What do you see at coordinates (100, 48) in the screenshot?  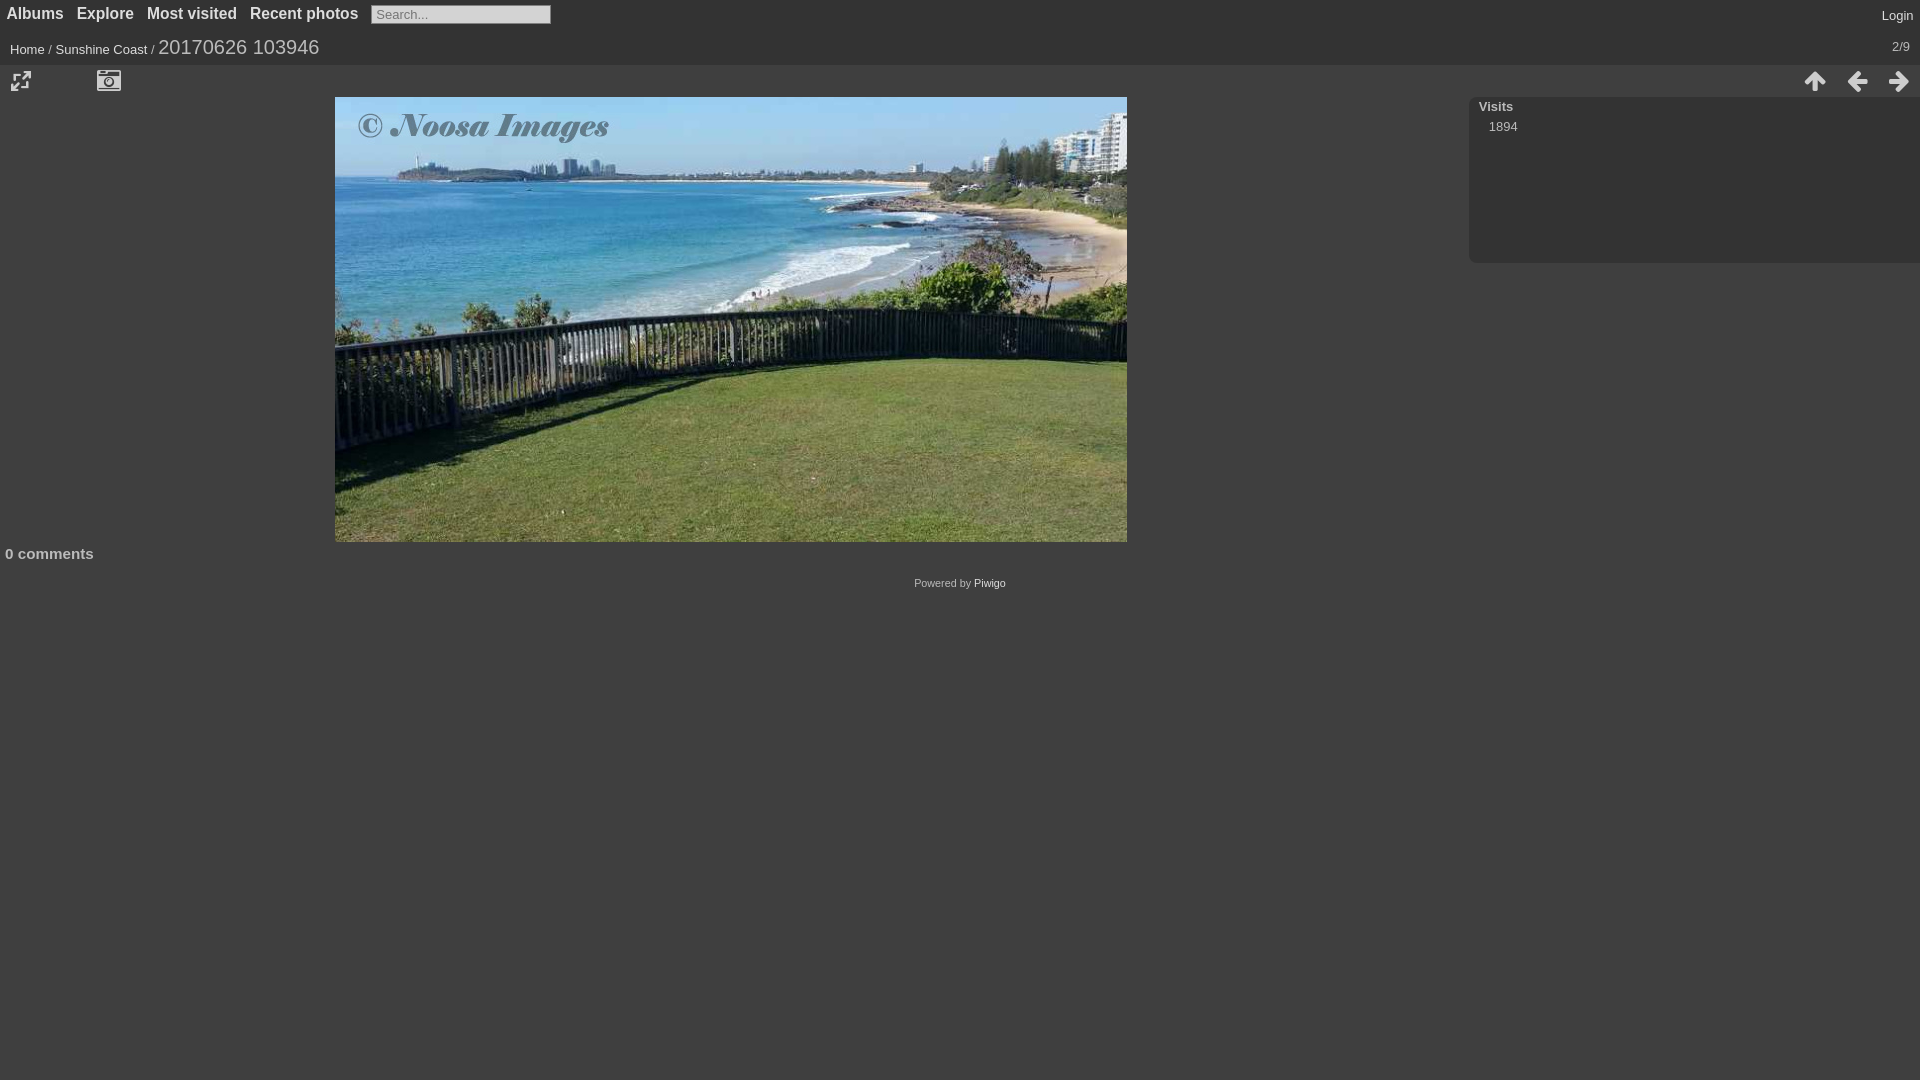 I see `'Sunshine Coast'` at bounding box center [100, 48].